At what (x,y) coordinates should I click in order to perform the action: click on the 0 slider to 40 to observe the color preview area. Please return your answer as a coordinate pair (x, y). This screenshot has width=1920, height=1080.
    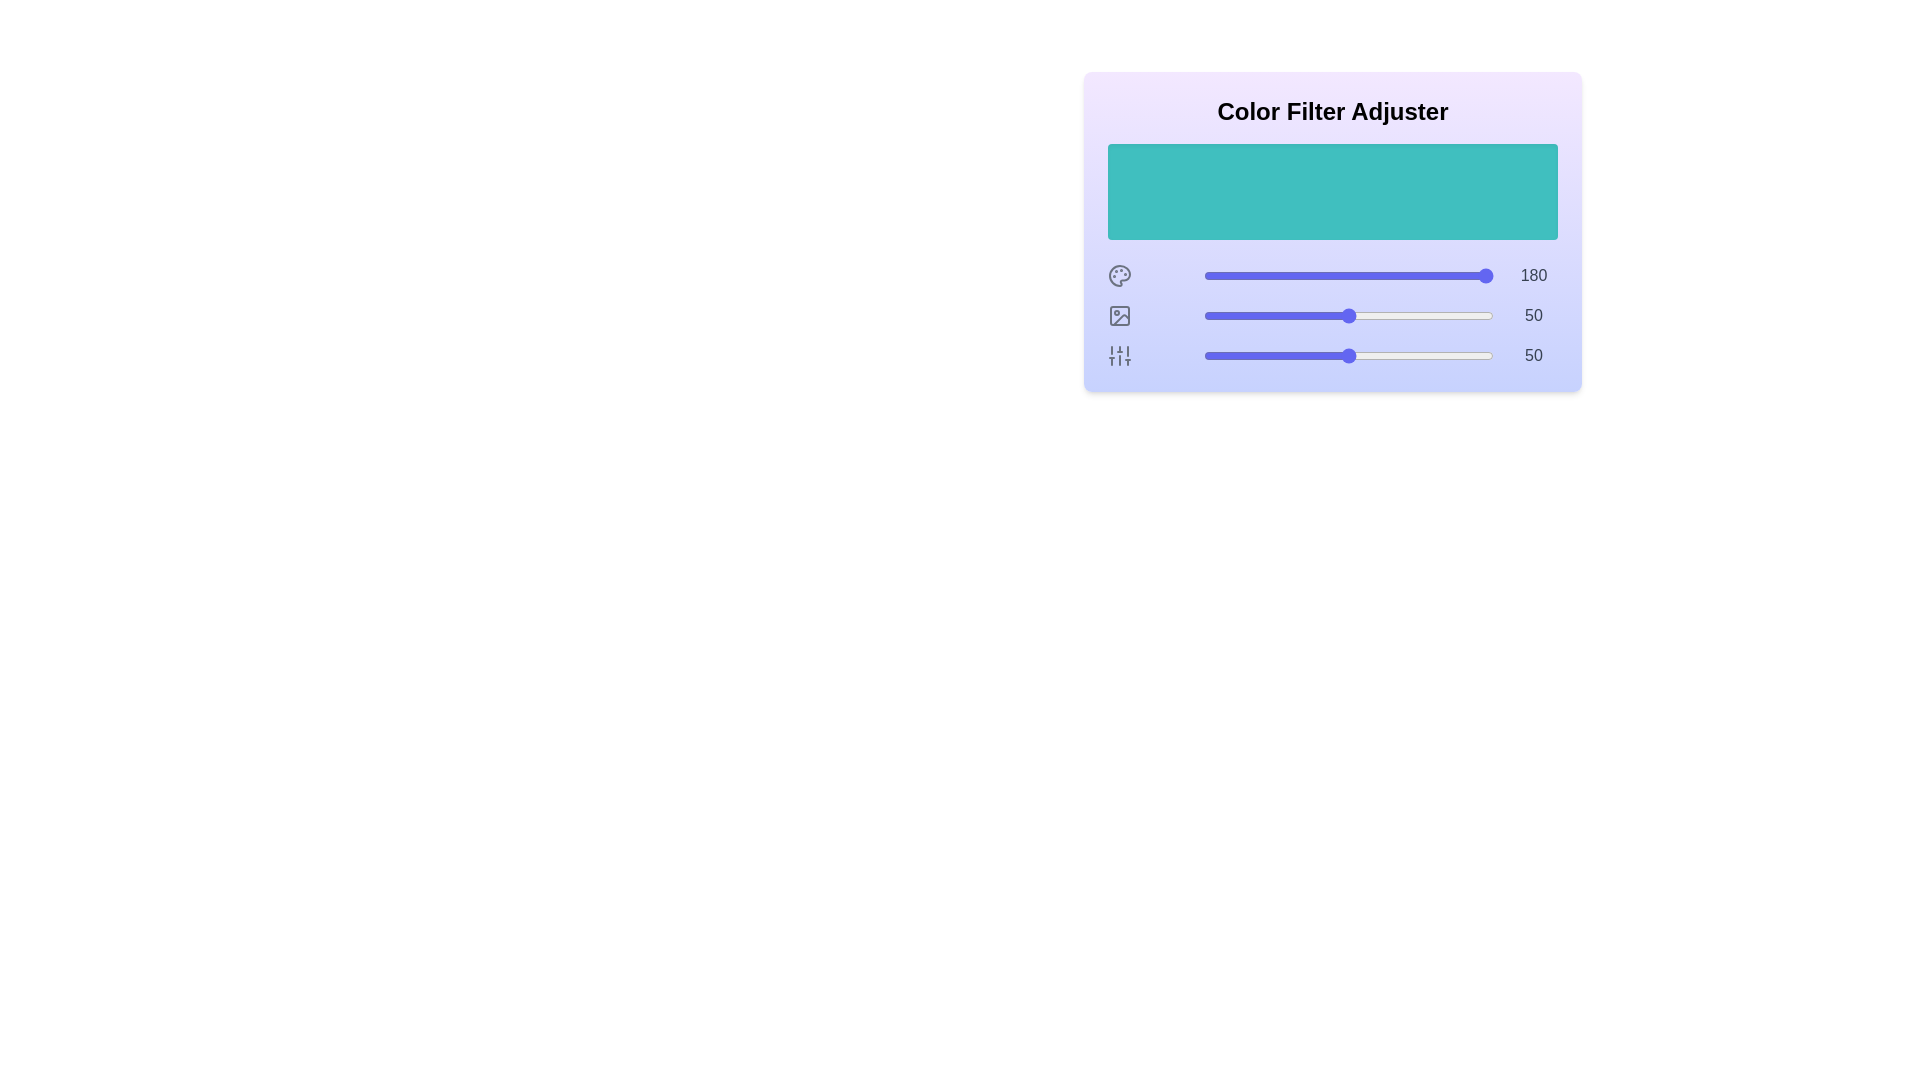
    Looking at the image, I should click on (1320, 276).